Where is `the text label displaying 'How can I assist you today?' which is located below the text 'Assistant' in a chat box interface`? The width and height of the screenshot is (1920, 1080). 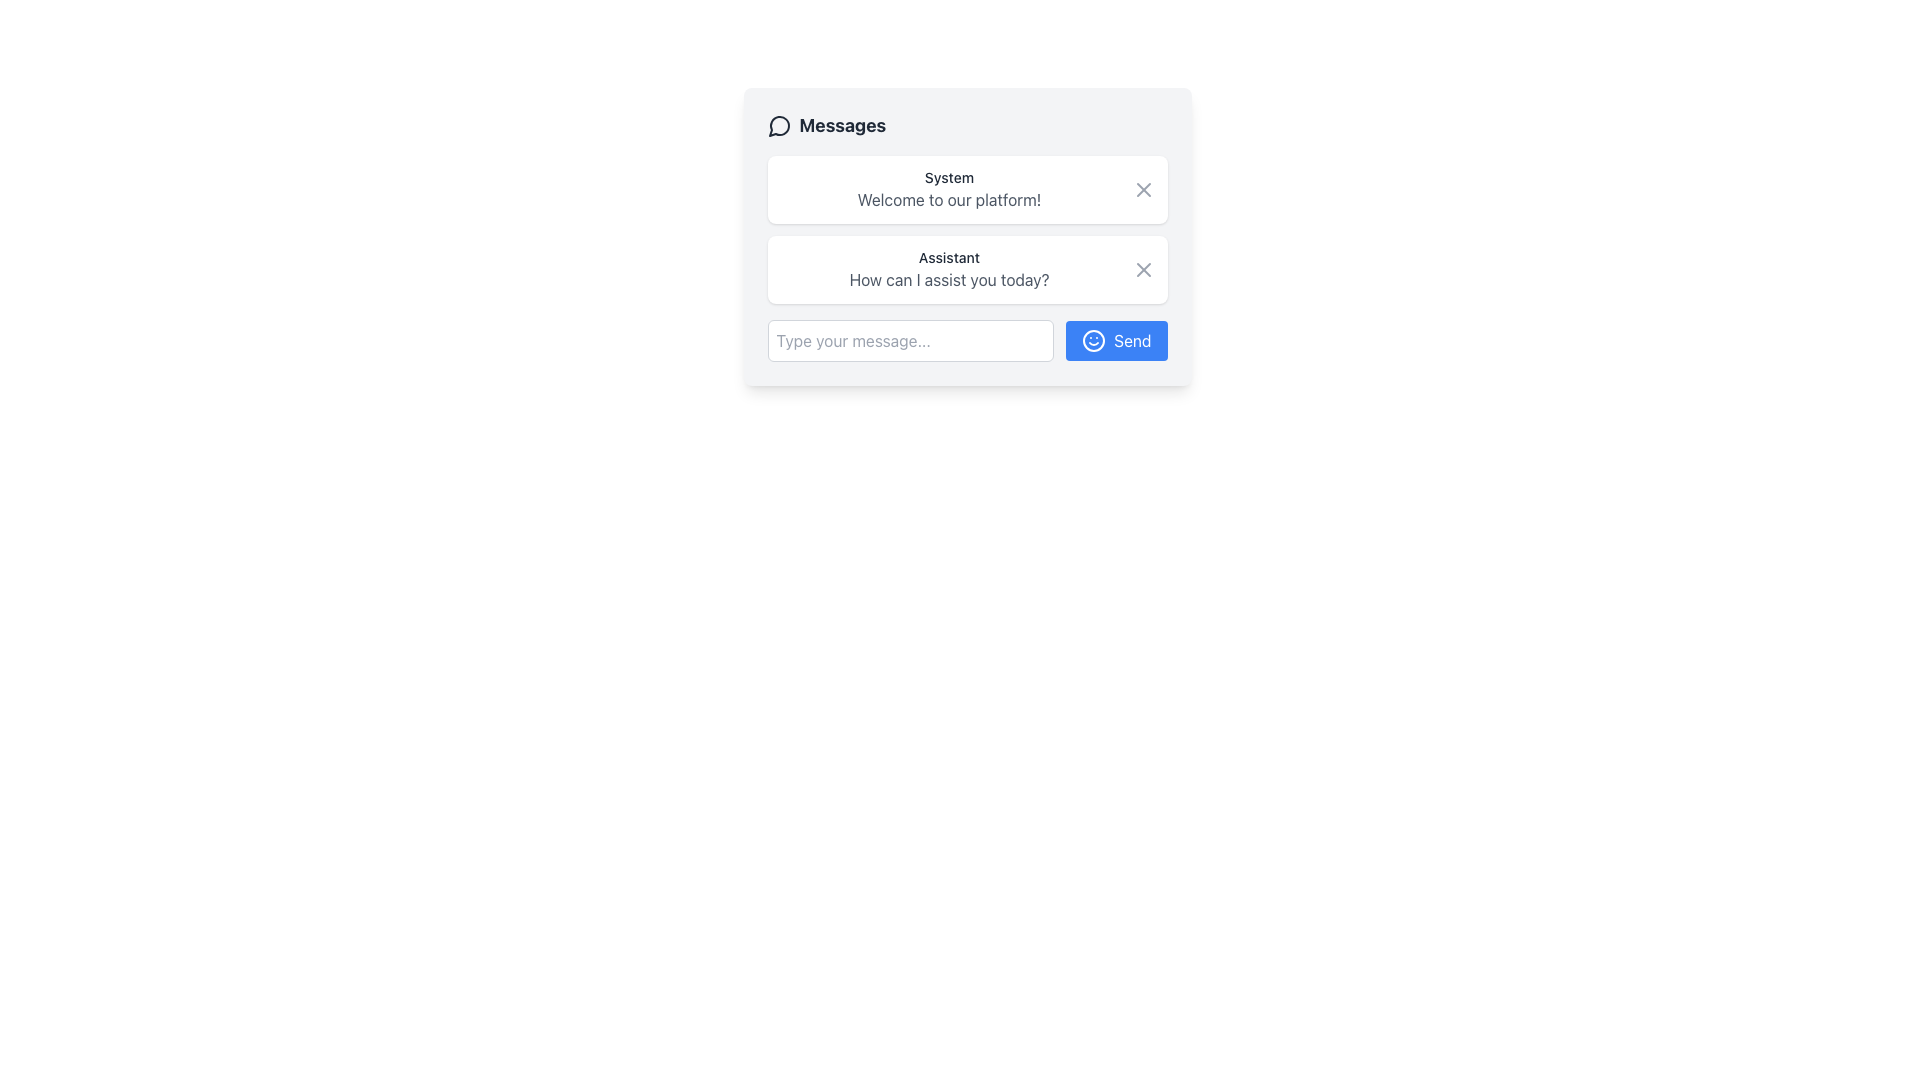 the text label displaying 'How can I assist you today?' which is located below the text 'Assistant' in a chat box interface is located at coordinates (948, 280).